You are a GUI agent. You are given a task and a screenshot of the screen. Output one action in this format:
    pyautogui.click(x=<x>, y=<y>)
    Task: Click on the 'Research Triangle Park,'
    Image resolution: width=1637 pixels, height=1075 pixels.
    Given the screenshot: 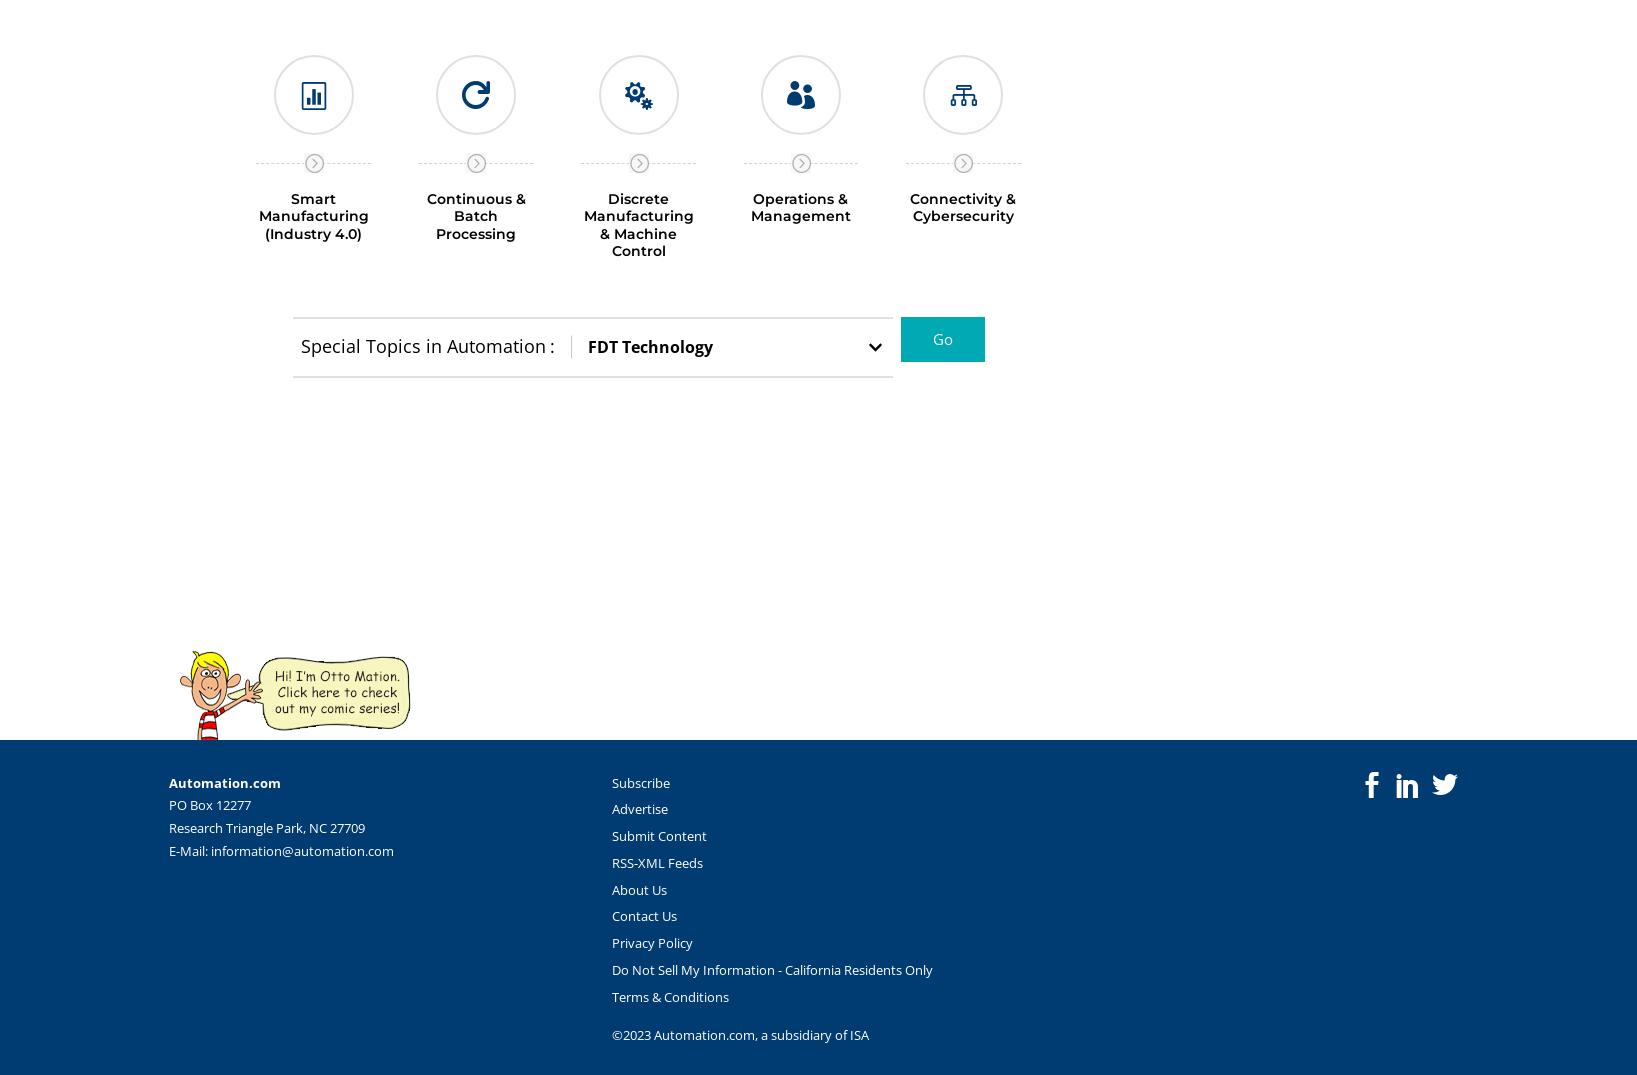 What is the action you would take?
    pyautogui.click(x=166, y=826)
    